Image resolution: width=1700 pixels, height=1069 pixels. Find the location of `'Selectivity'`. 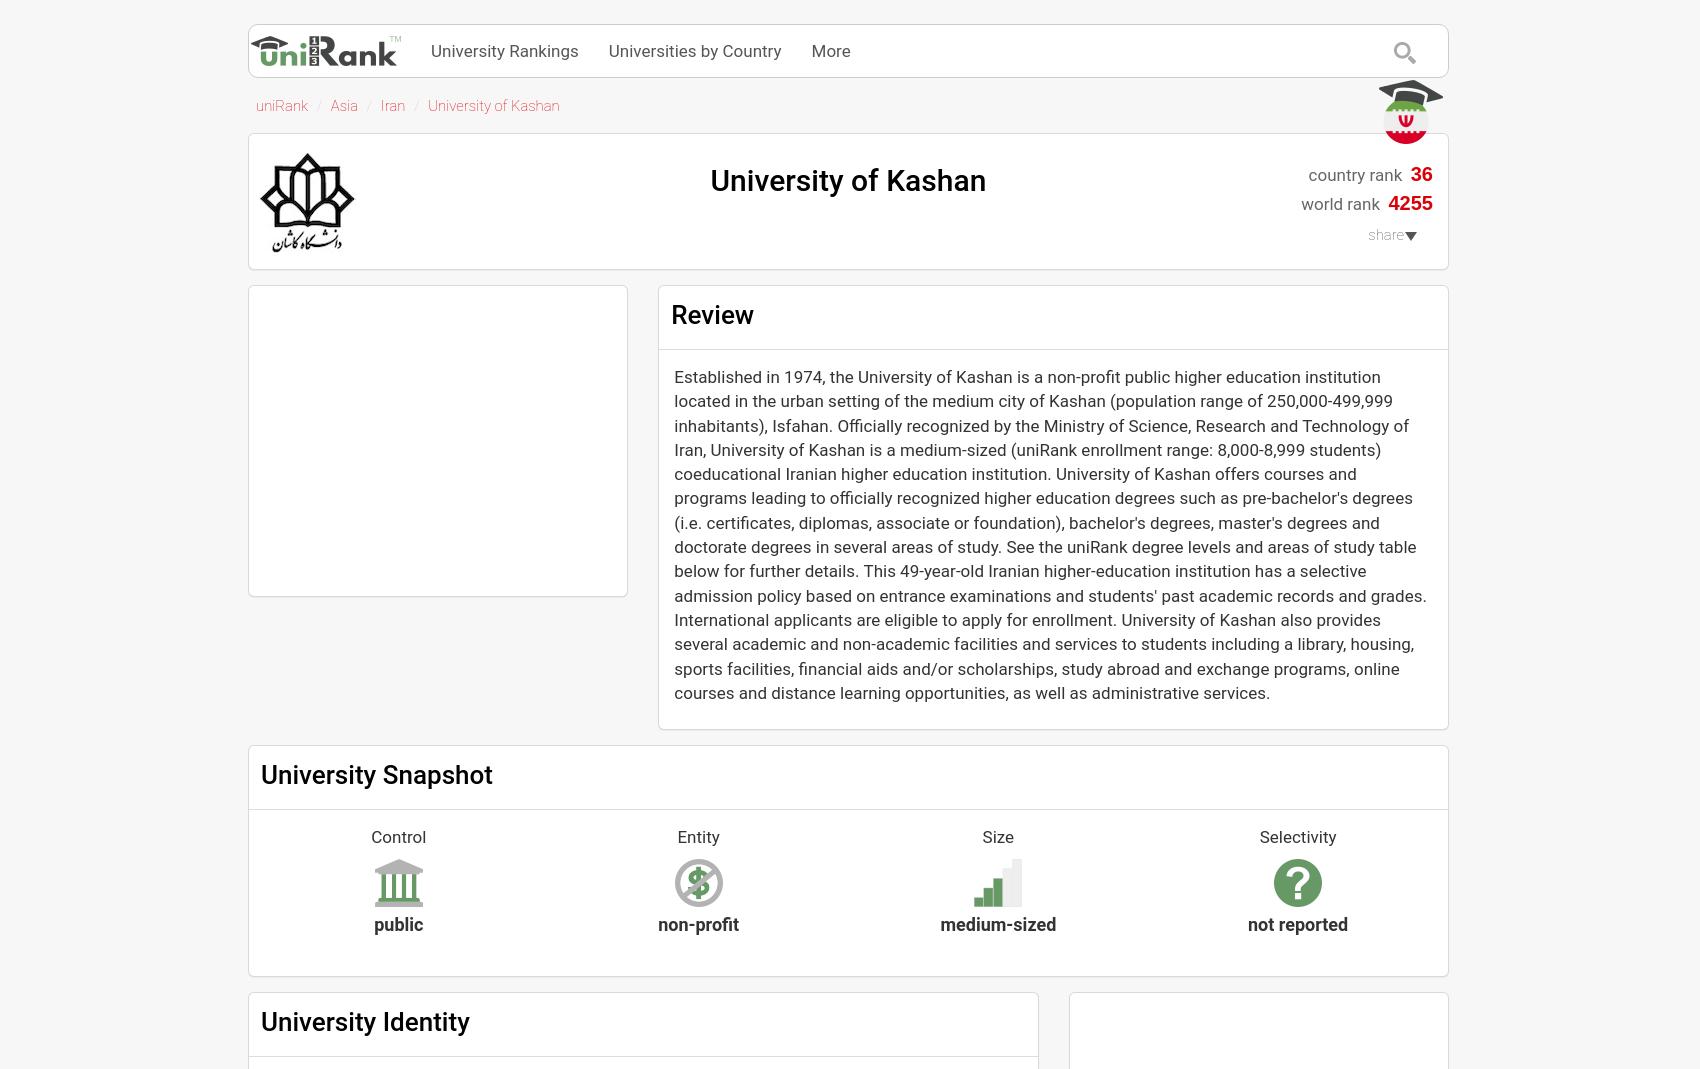

'Selectivity' is located at coordinates (1297, 837).